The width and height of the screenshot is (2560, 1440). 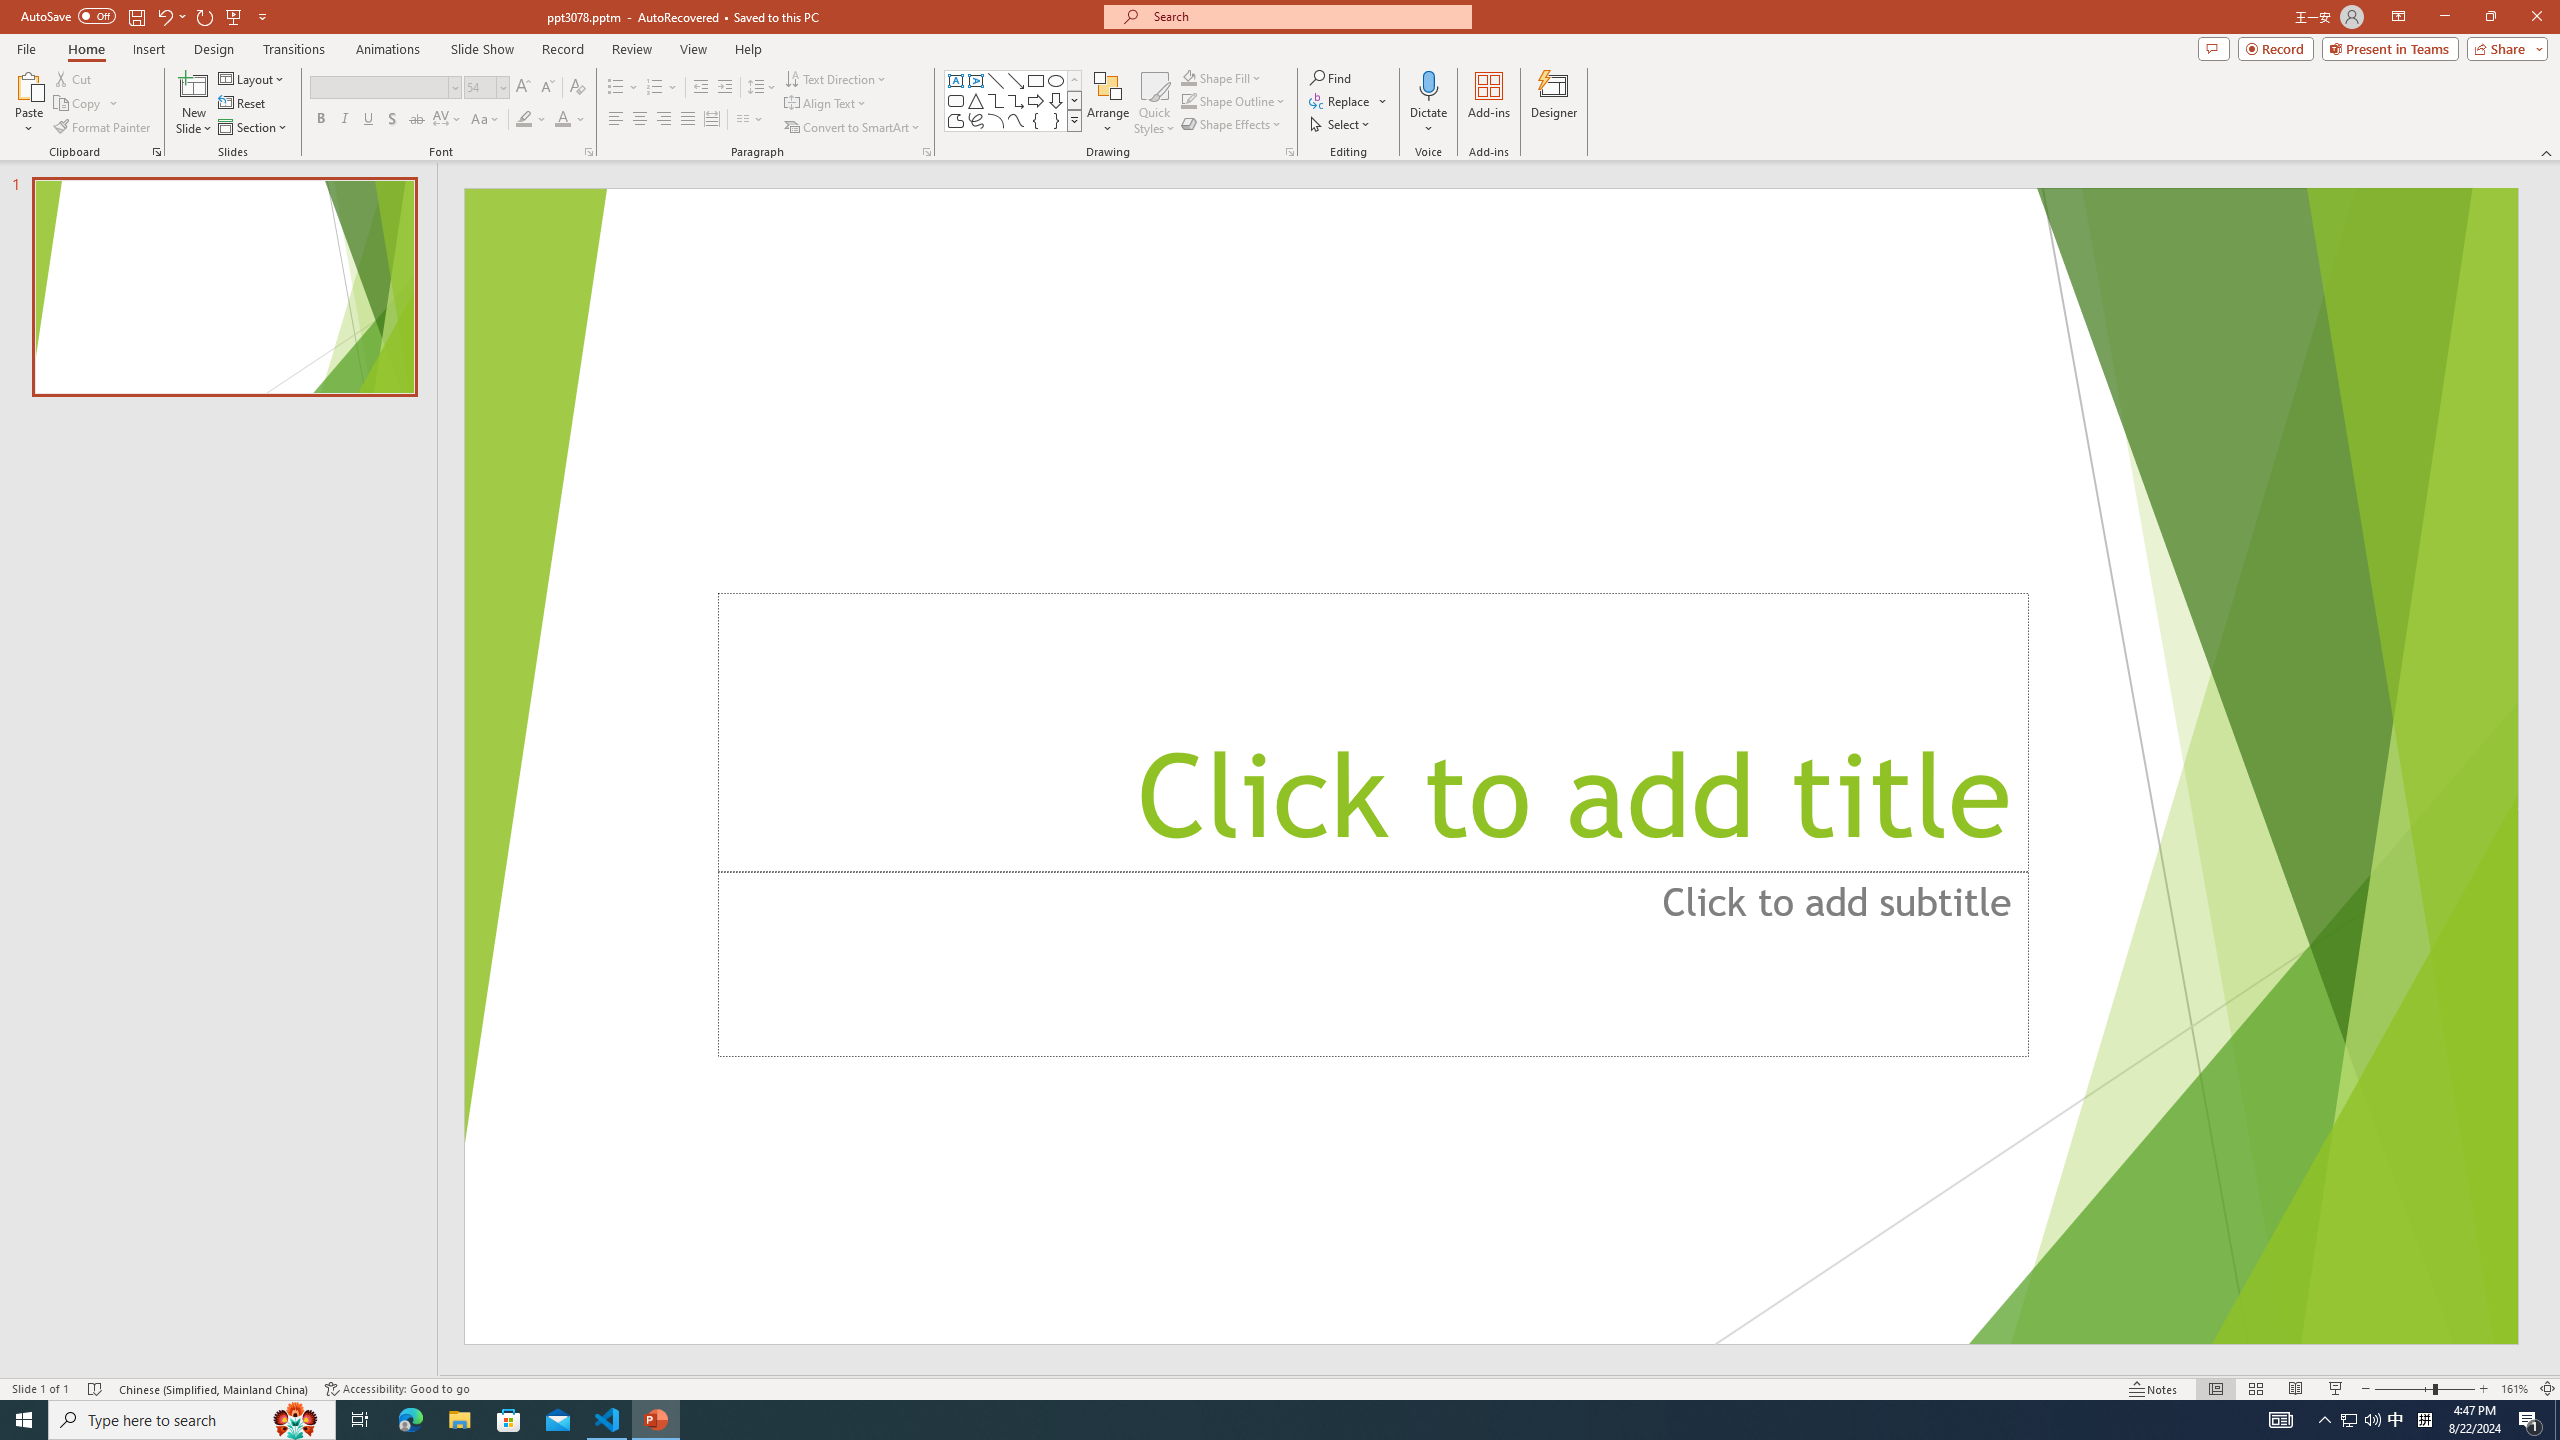 I want to click on 'Line Arrow', so click(x=1015, y=80).